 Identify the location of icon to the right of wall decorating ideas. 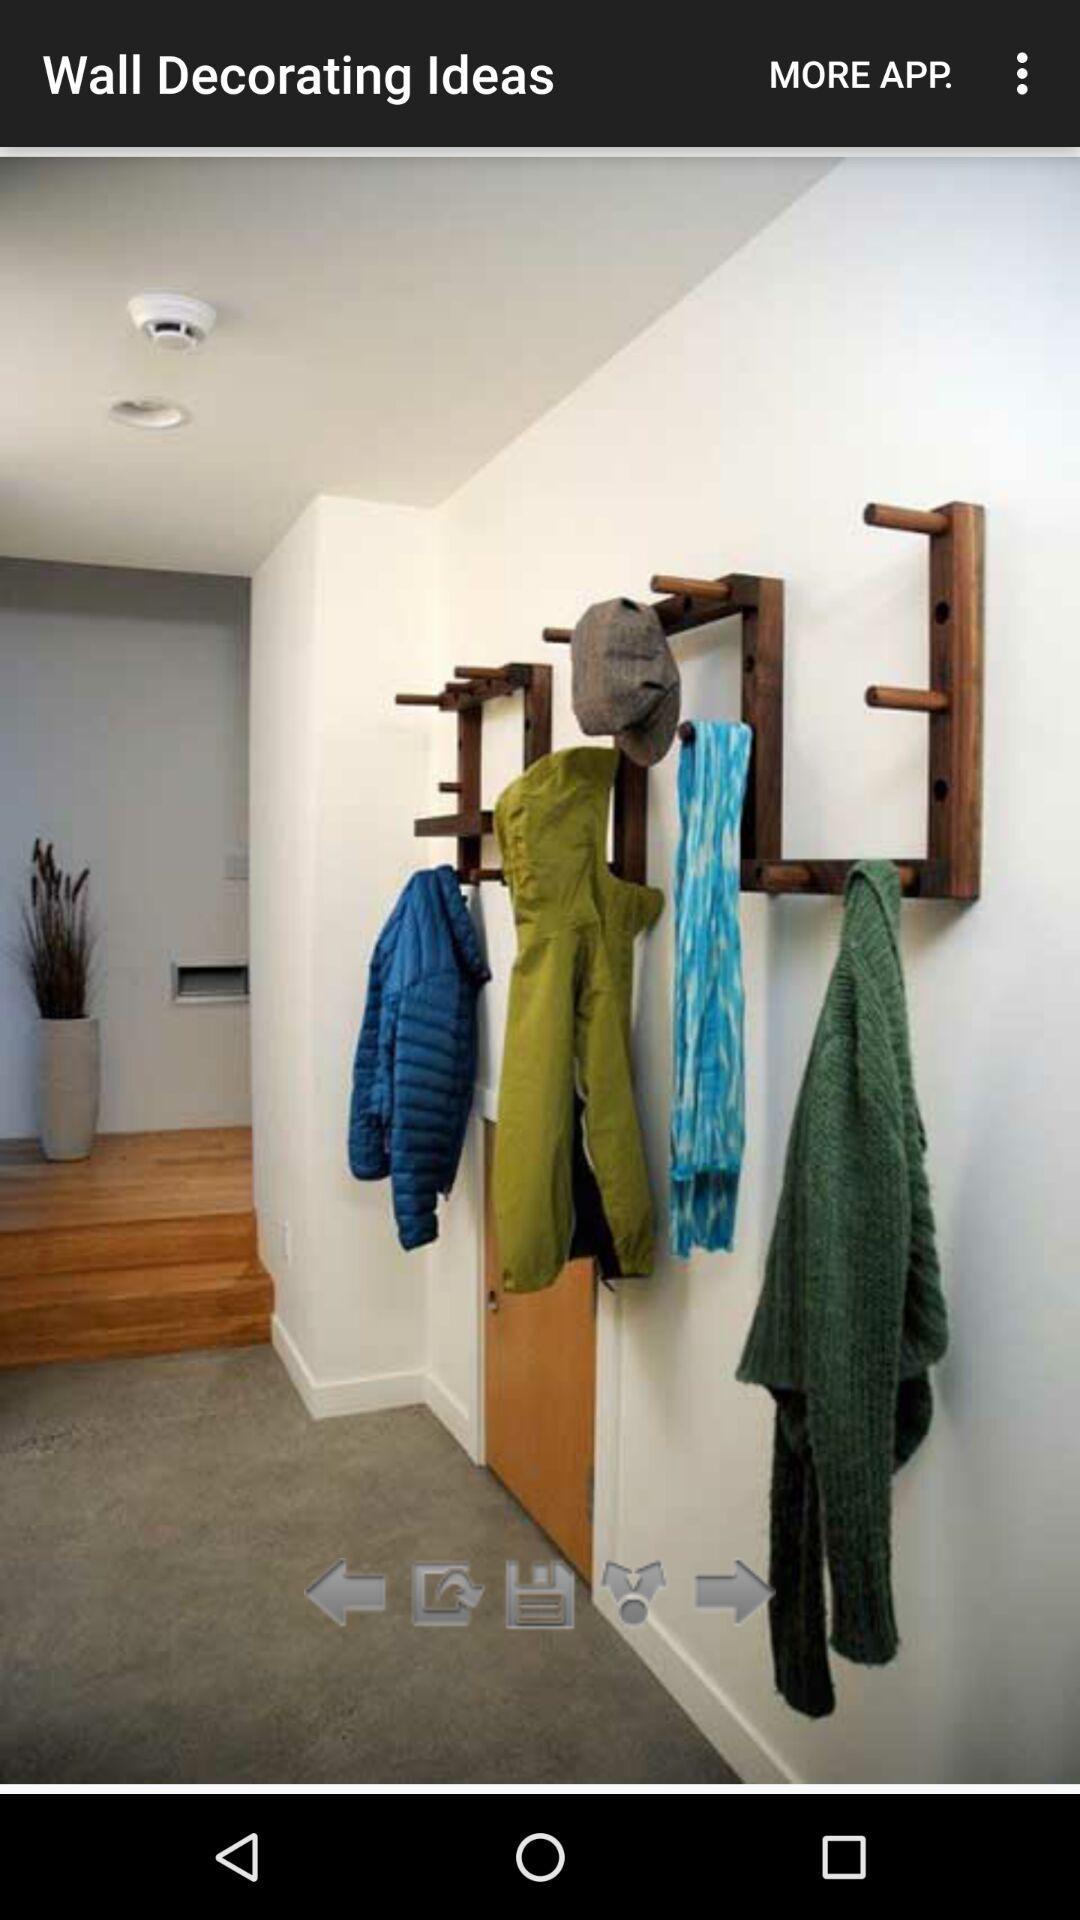
(860, 73).